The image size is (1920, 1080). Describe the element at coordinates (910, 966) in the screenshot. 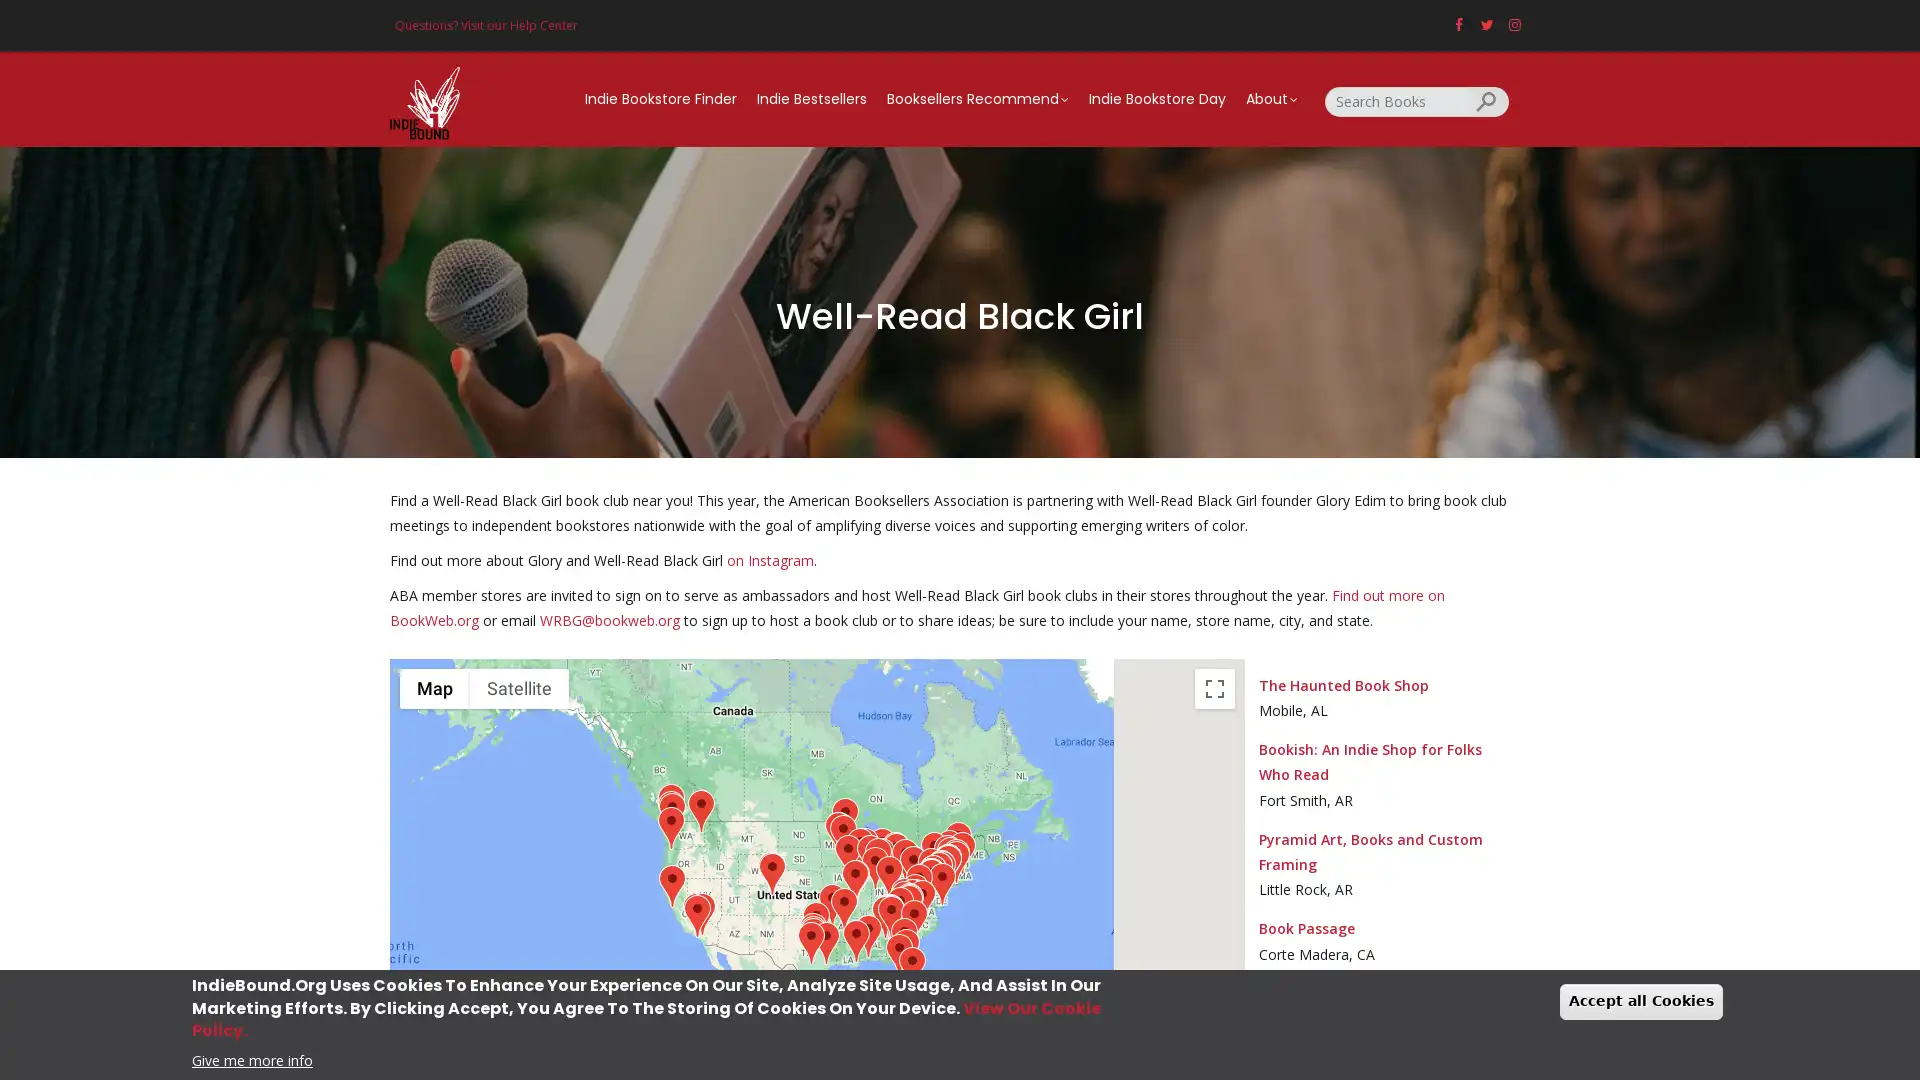

I see `Books & Books` at that location.